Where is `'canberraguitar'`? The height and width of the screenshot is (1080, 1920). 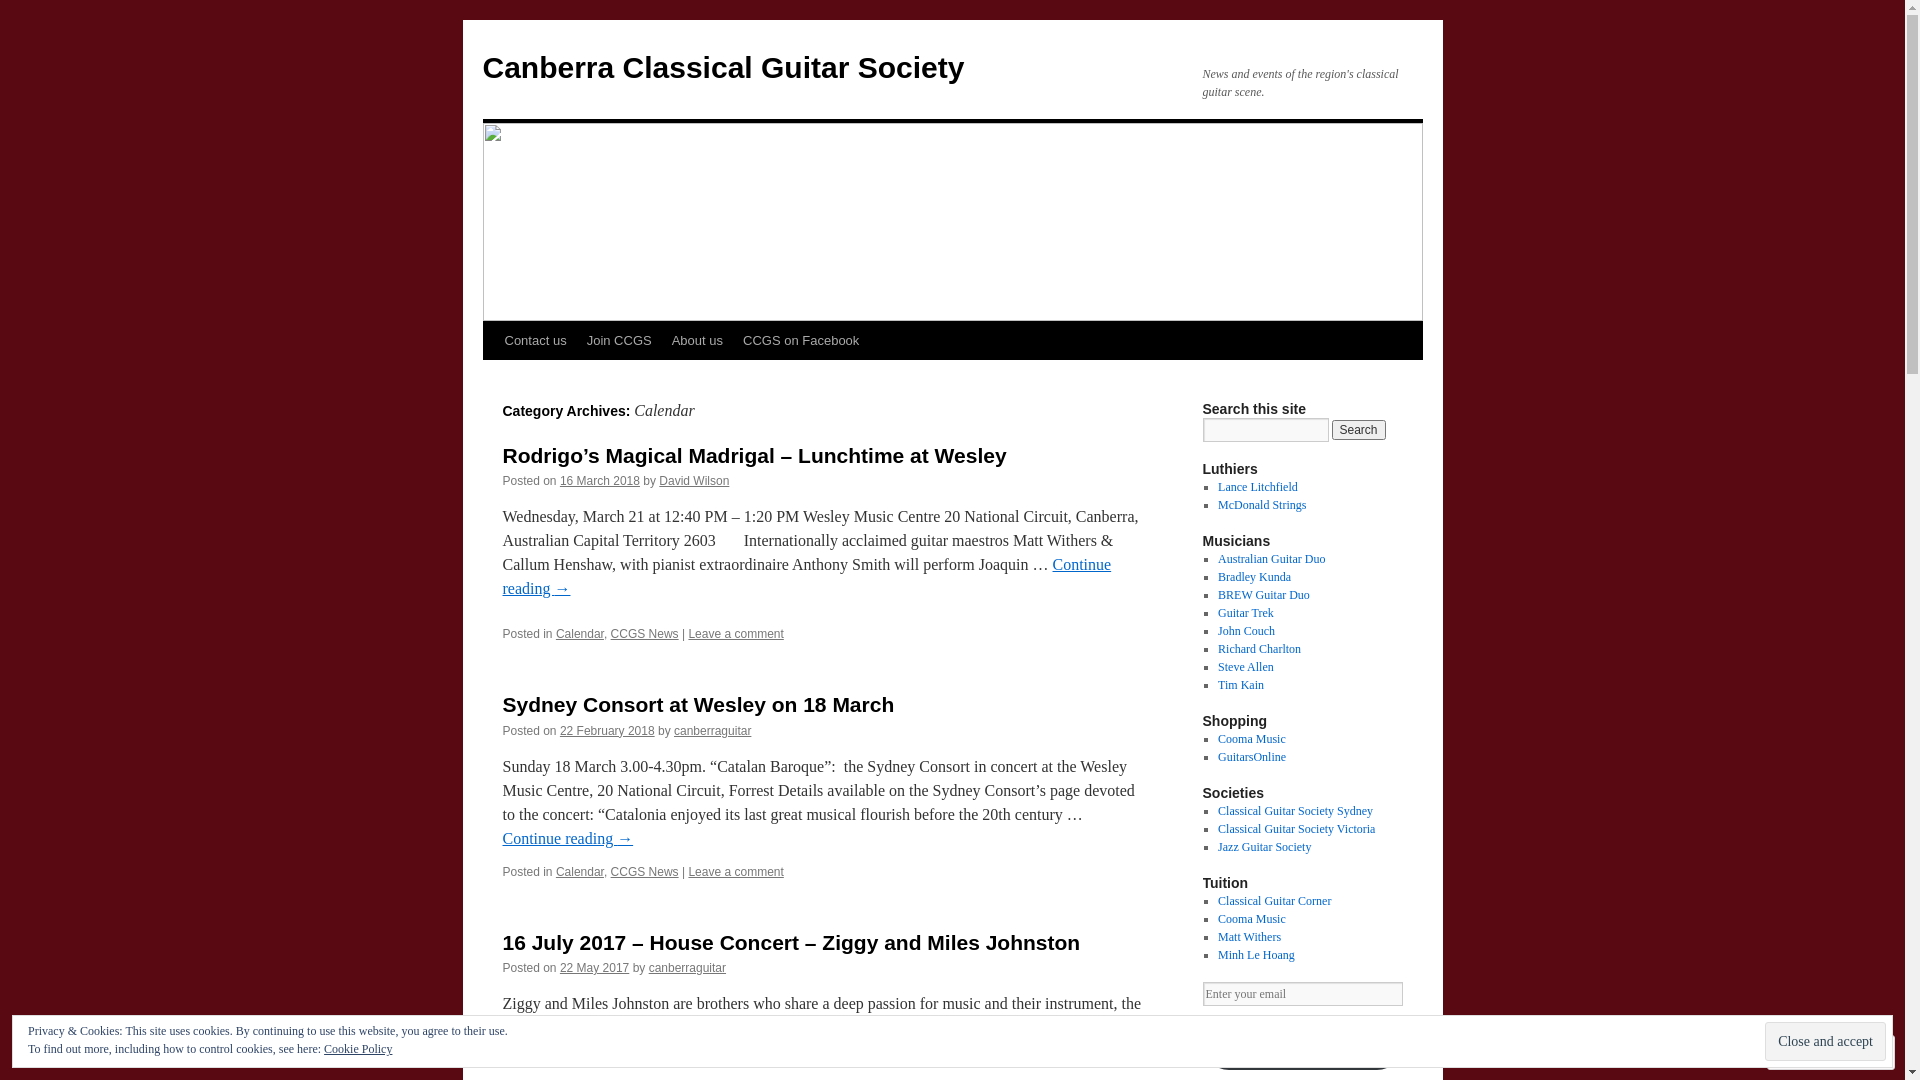 'canberraguitar' is located at coordinates (712, 731).